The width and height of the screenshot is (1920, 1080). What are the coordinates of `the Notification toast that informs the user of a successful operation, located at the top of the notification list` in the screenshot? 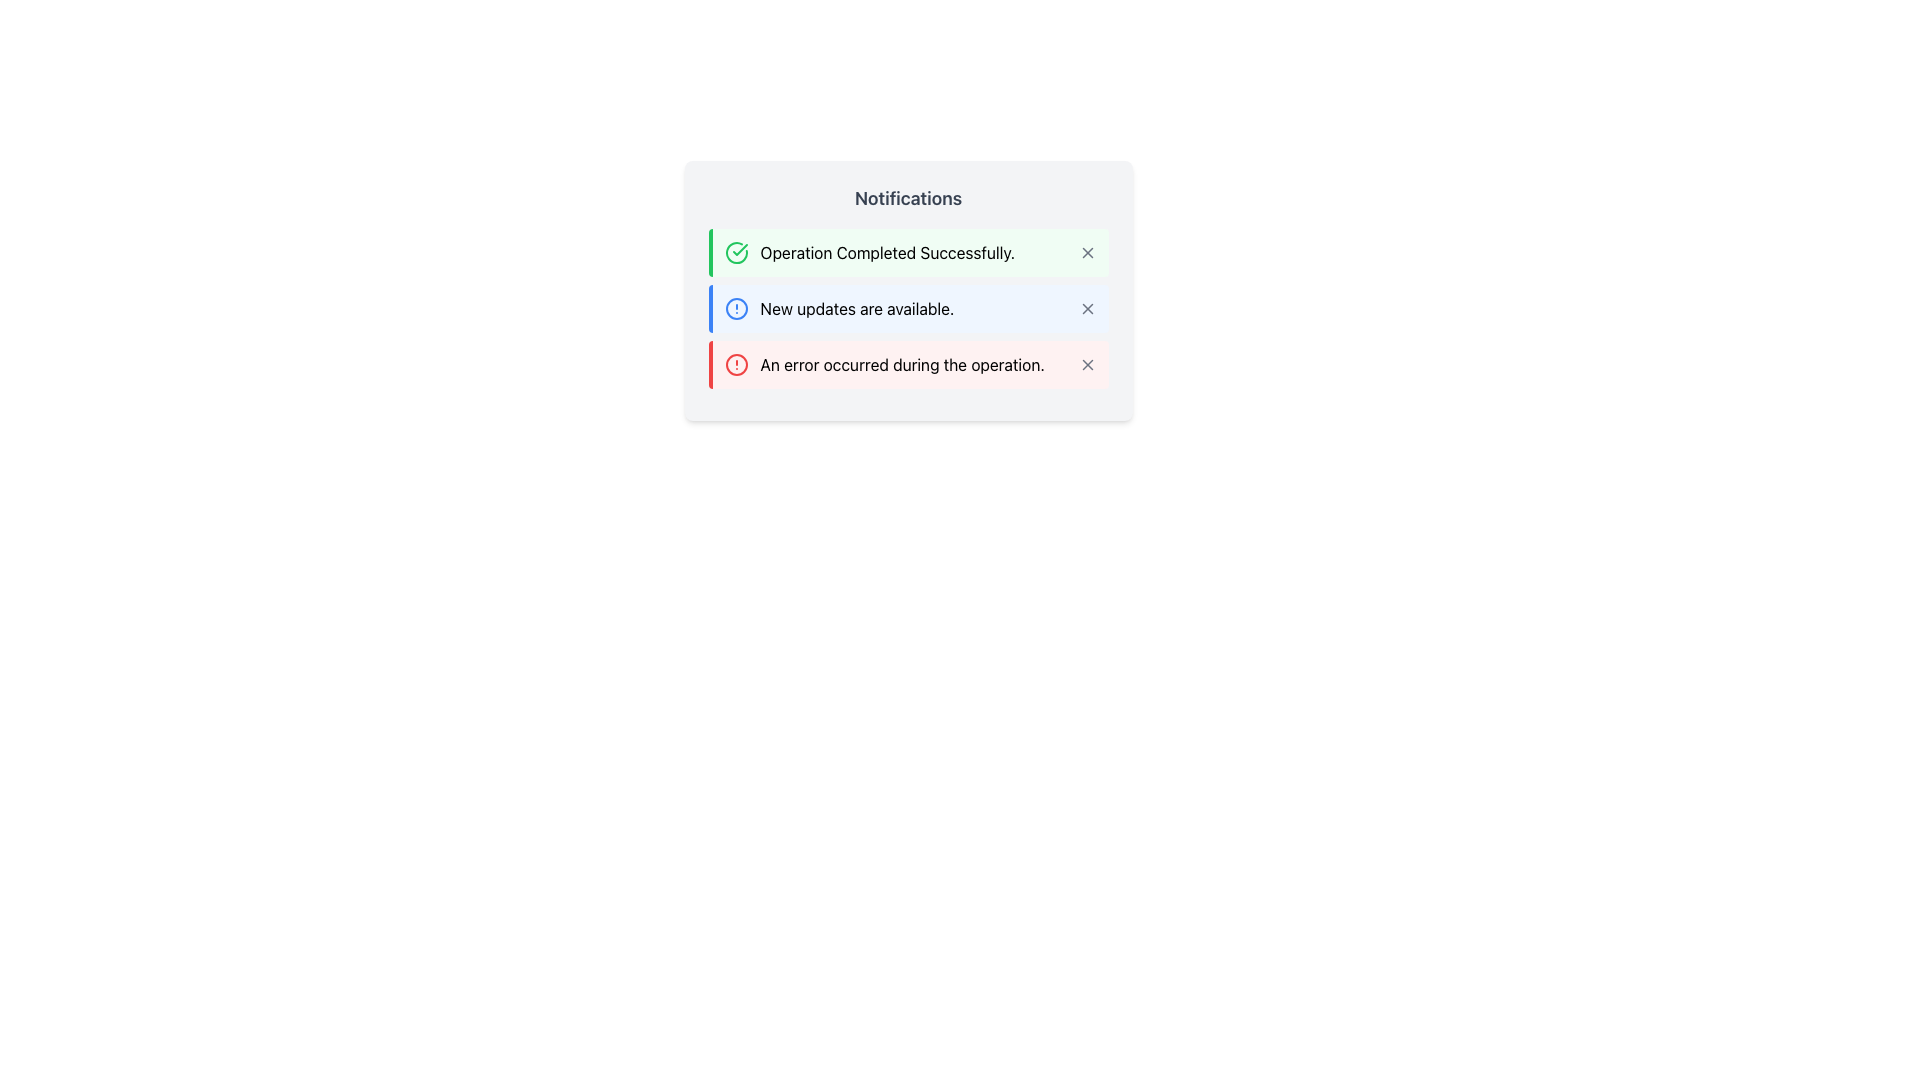 It's located at (907, 252).